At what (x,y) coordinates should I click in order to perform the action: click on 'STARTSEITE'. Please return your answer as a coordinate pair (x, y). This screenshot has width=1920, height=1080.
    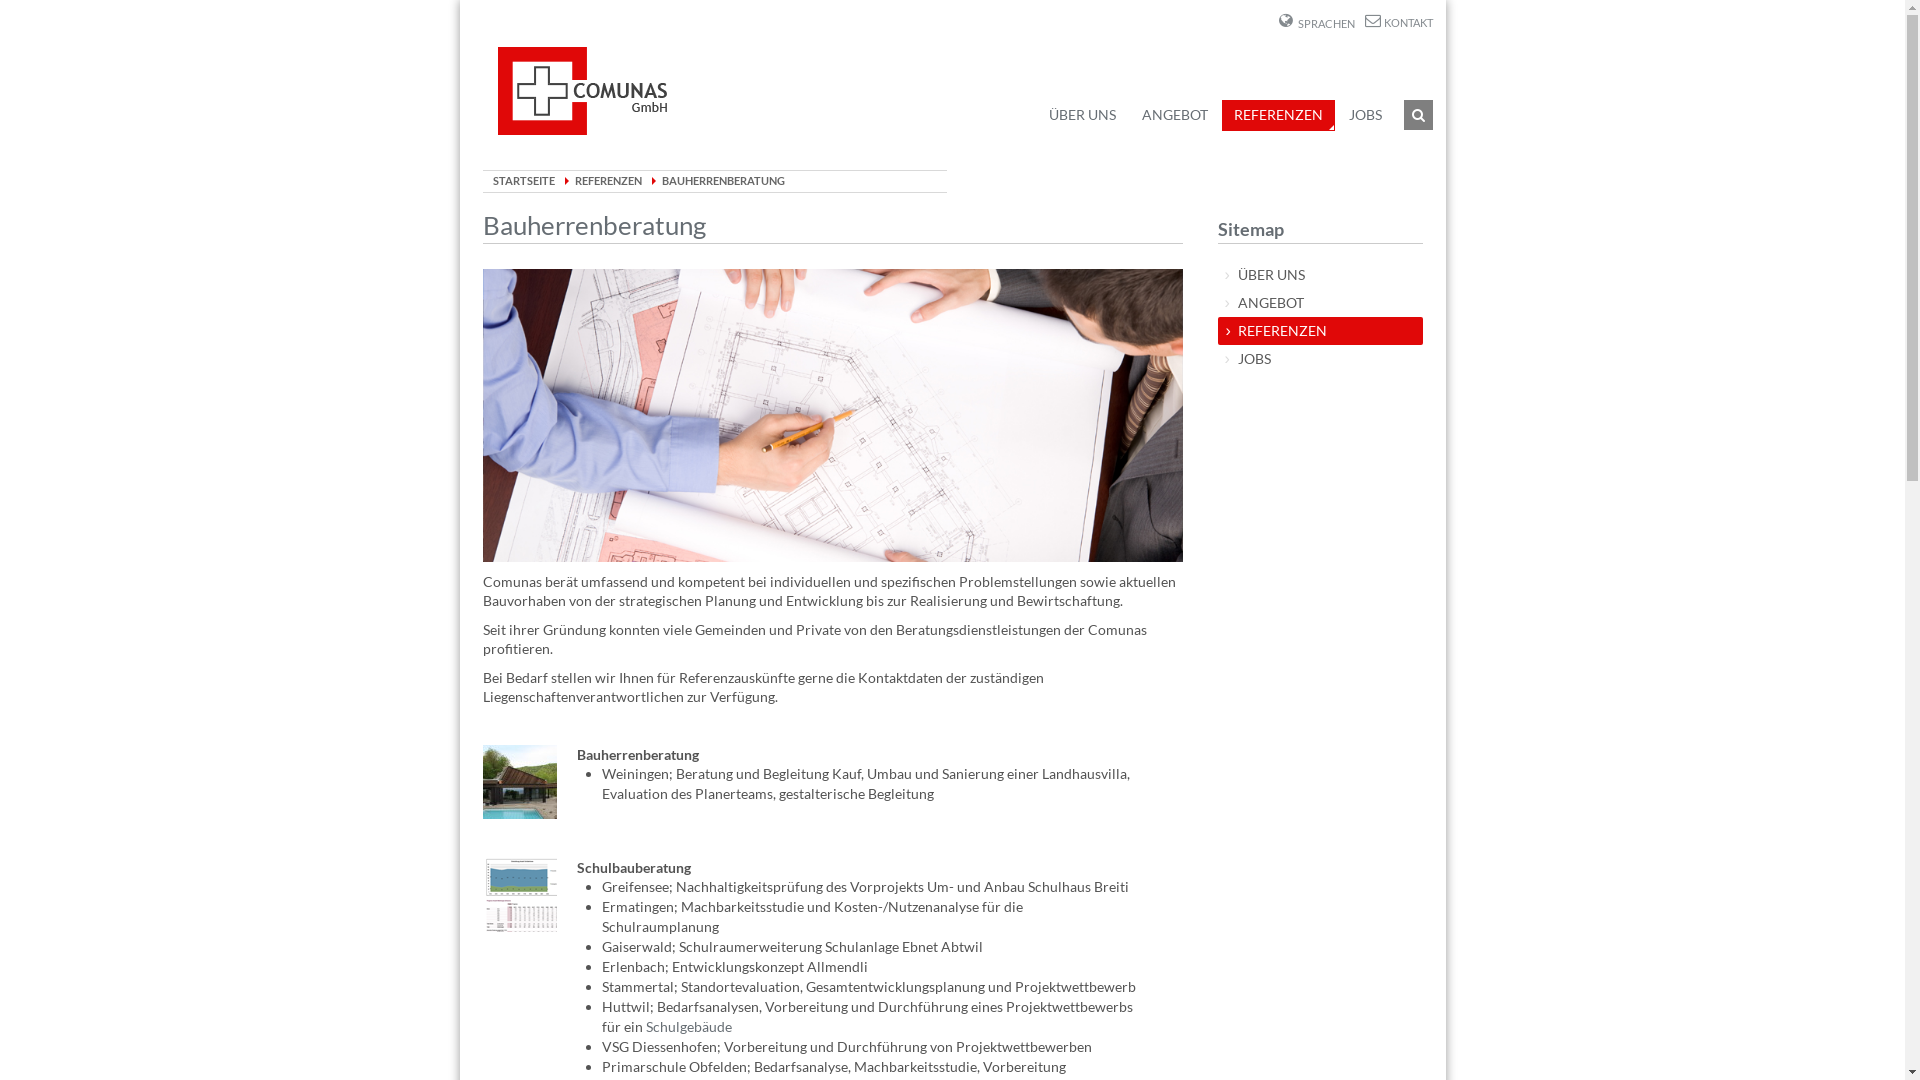
    Looking at the image, I should click on (523, 180).